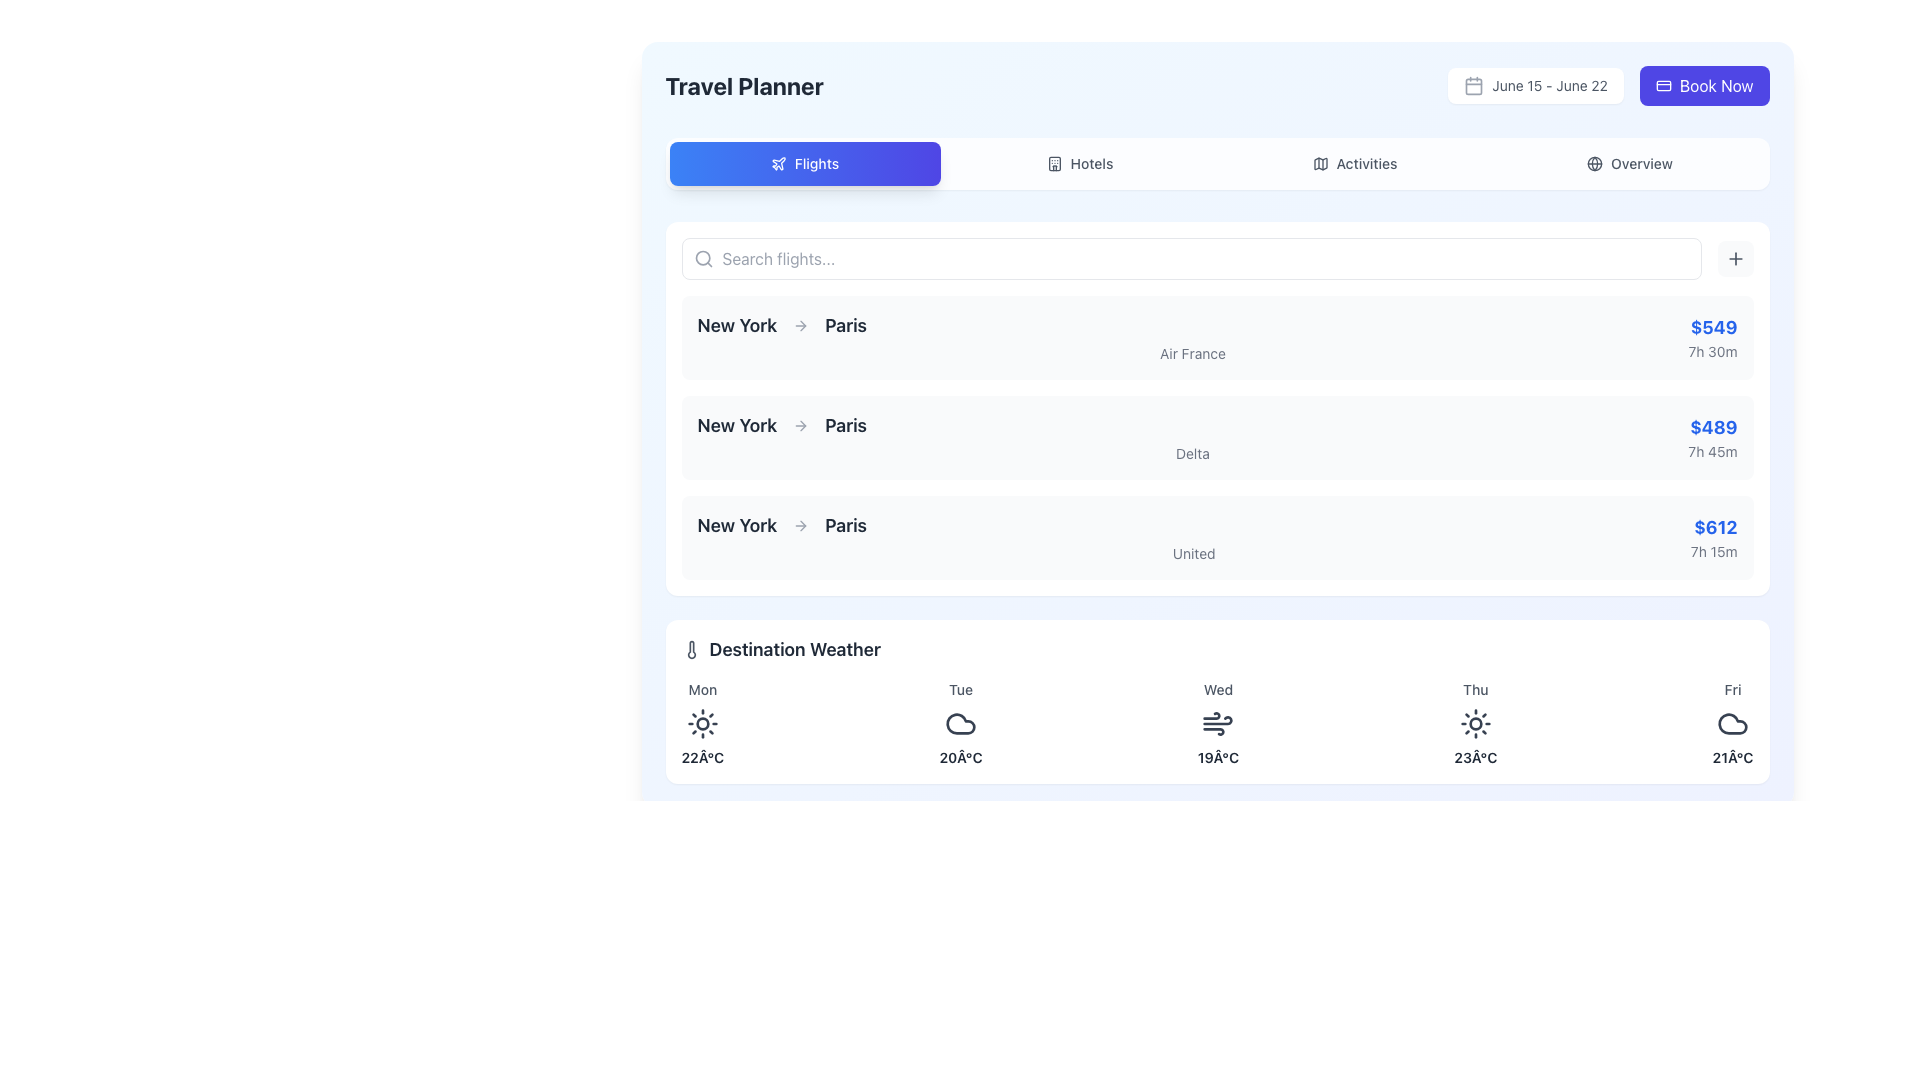  Describe the element at coordinates (1053, 163) in the screenshot. I see `the 'Hotels' icon in the navigation bar` at that location.